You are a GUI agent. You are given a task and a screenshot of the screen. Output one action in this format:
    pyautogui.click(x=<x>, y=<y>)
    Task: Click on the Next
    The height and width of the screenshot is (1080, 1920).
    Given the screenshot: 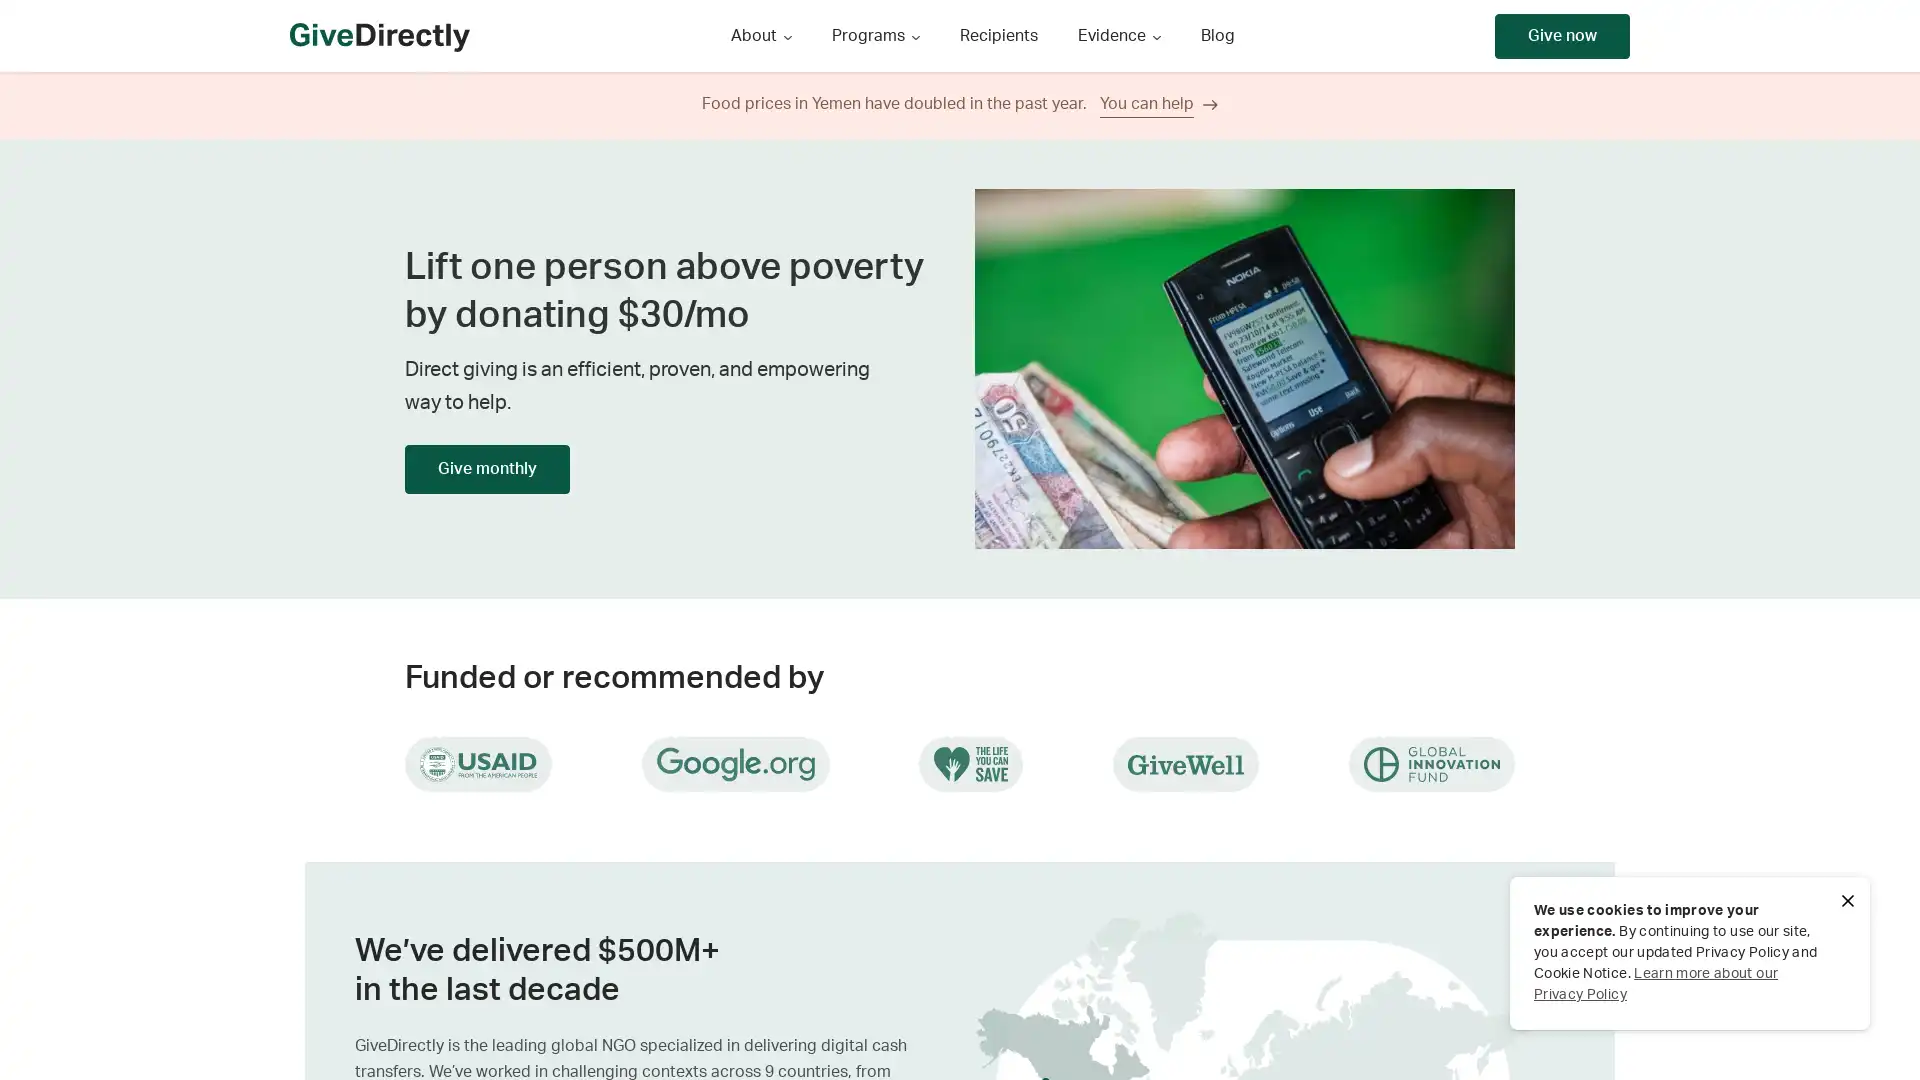 What is the action you would take?
    pyautogui.click(x=355, y=1051)
    